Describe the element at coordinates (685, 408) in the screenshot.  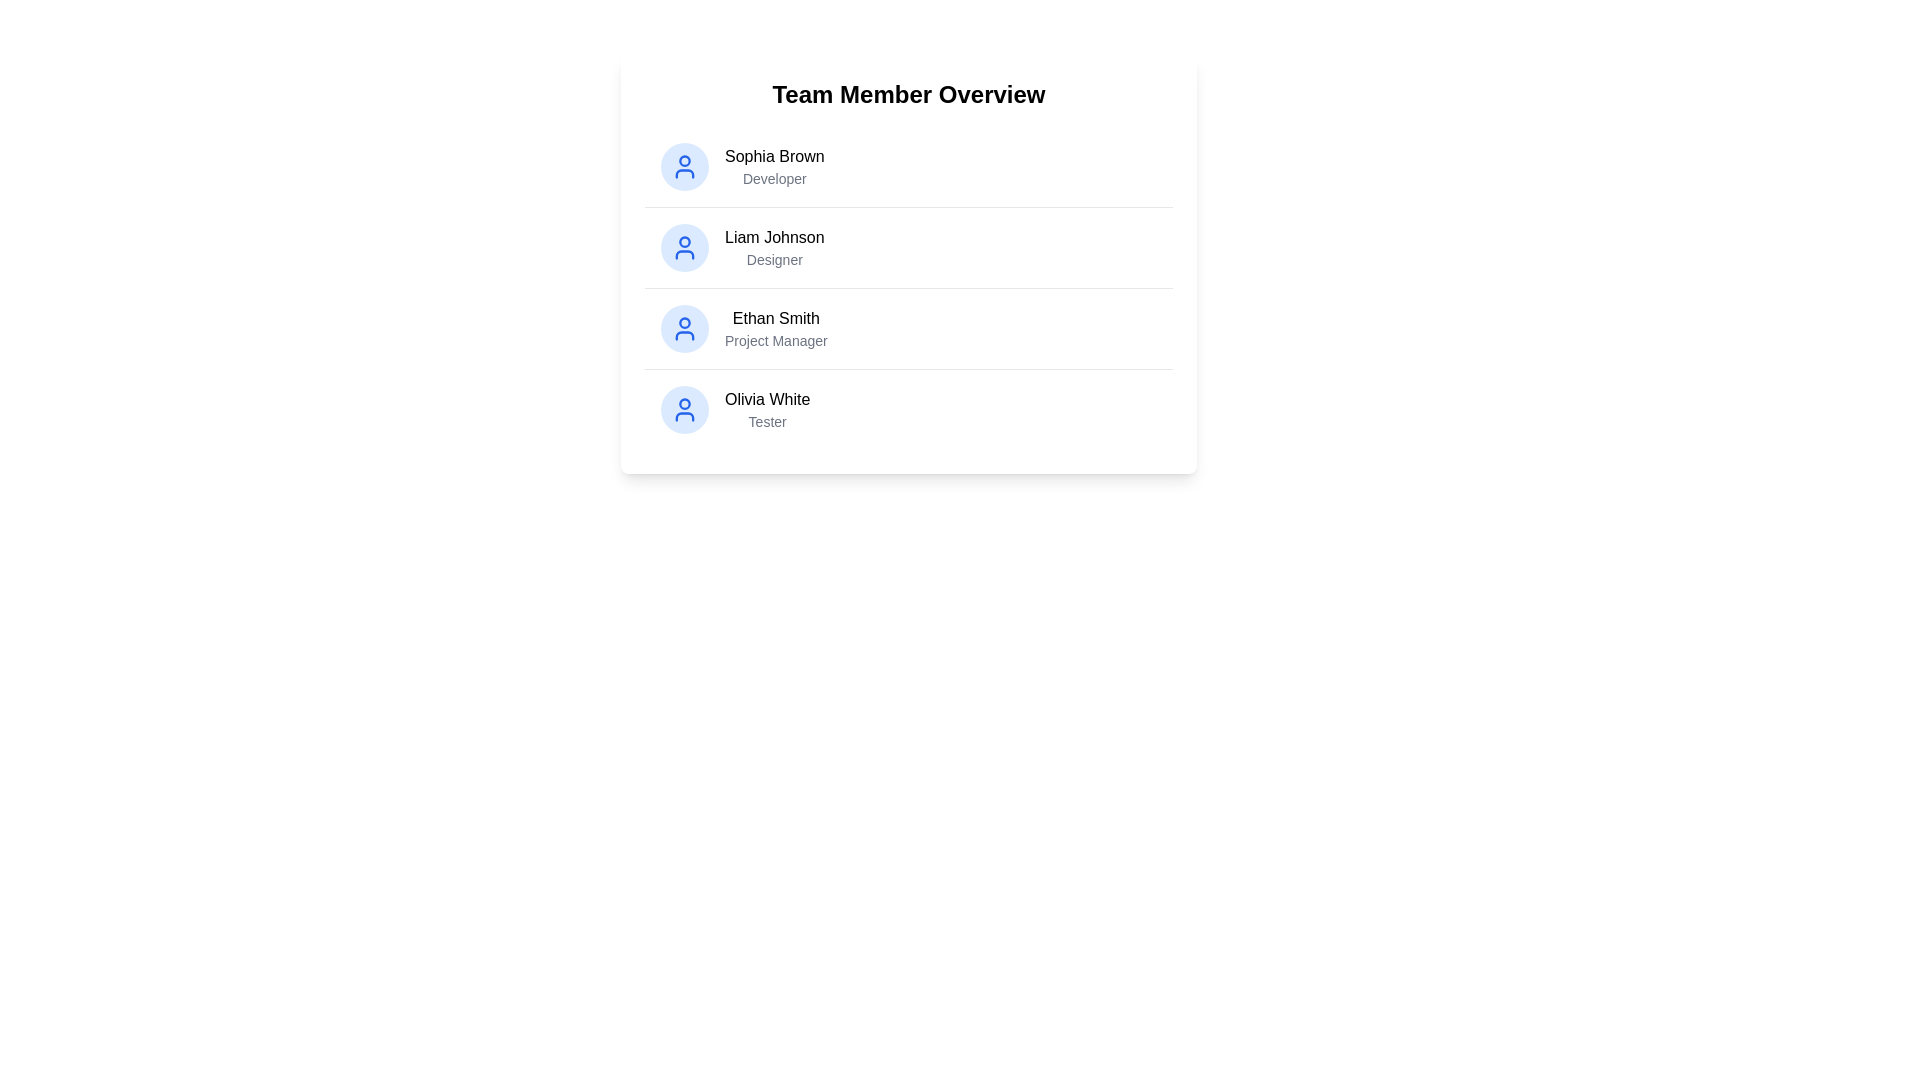
I see `the avatar icon representing team member 'Olivia White', which is the last entry in the list of team members, located to the left of the text 'Olivia White' and 'Tester'` at that location.